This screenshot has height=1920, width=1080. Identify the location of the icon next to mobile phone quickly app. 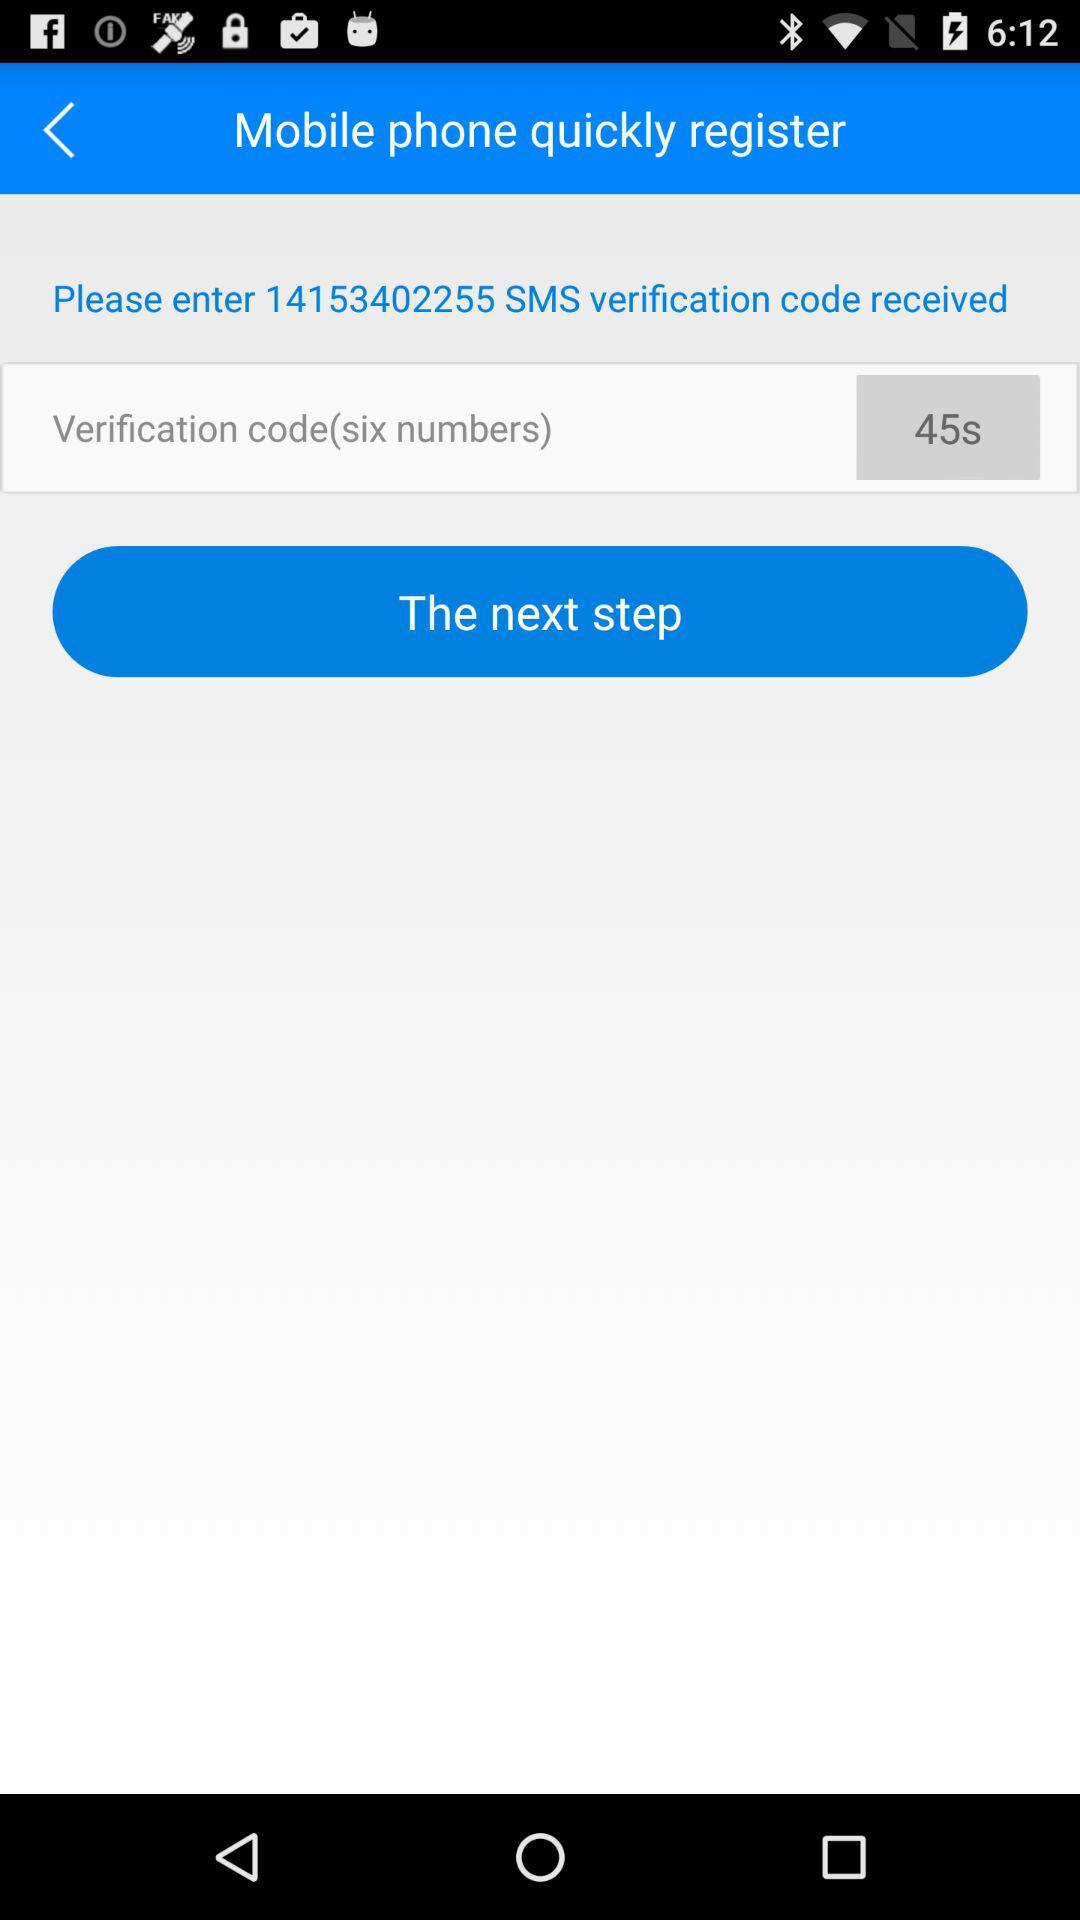
(64, 127).